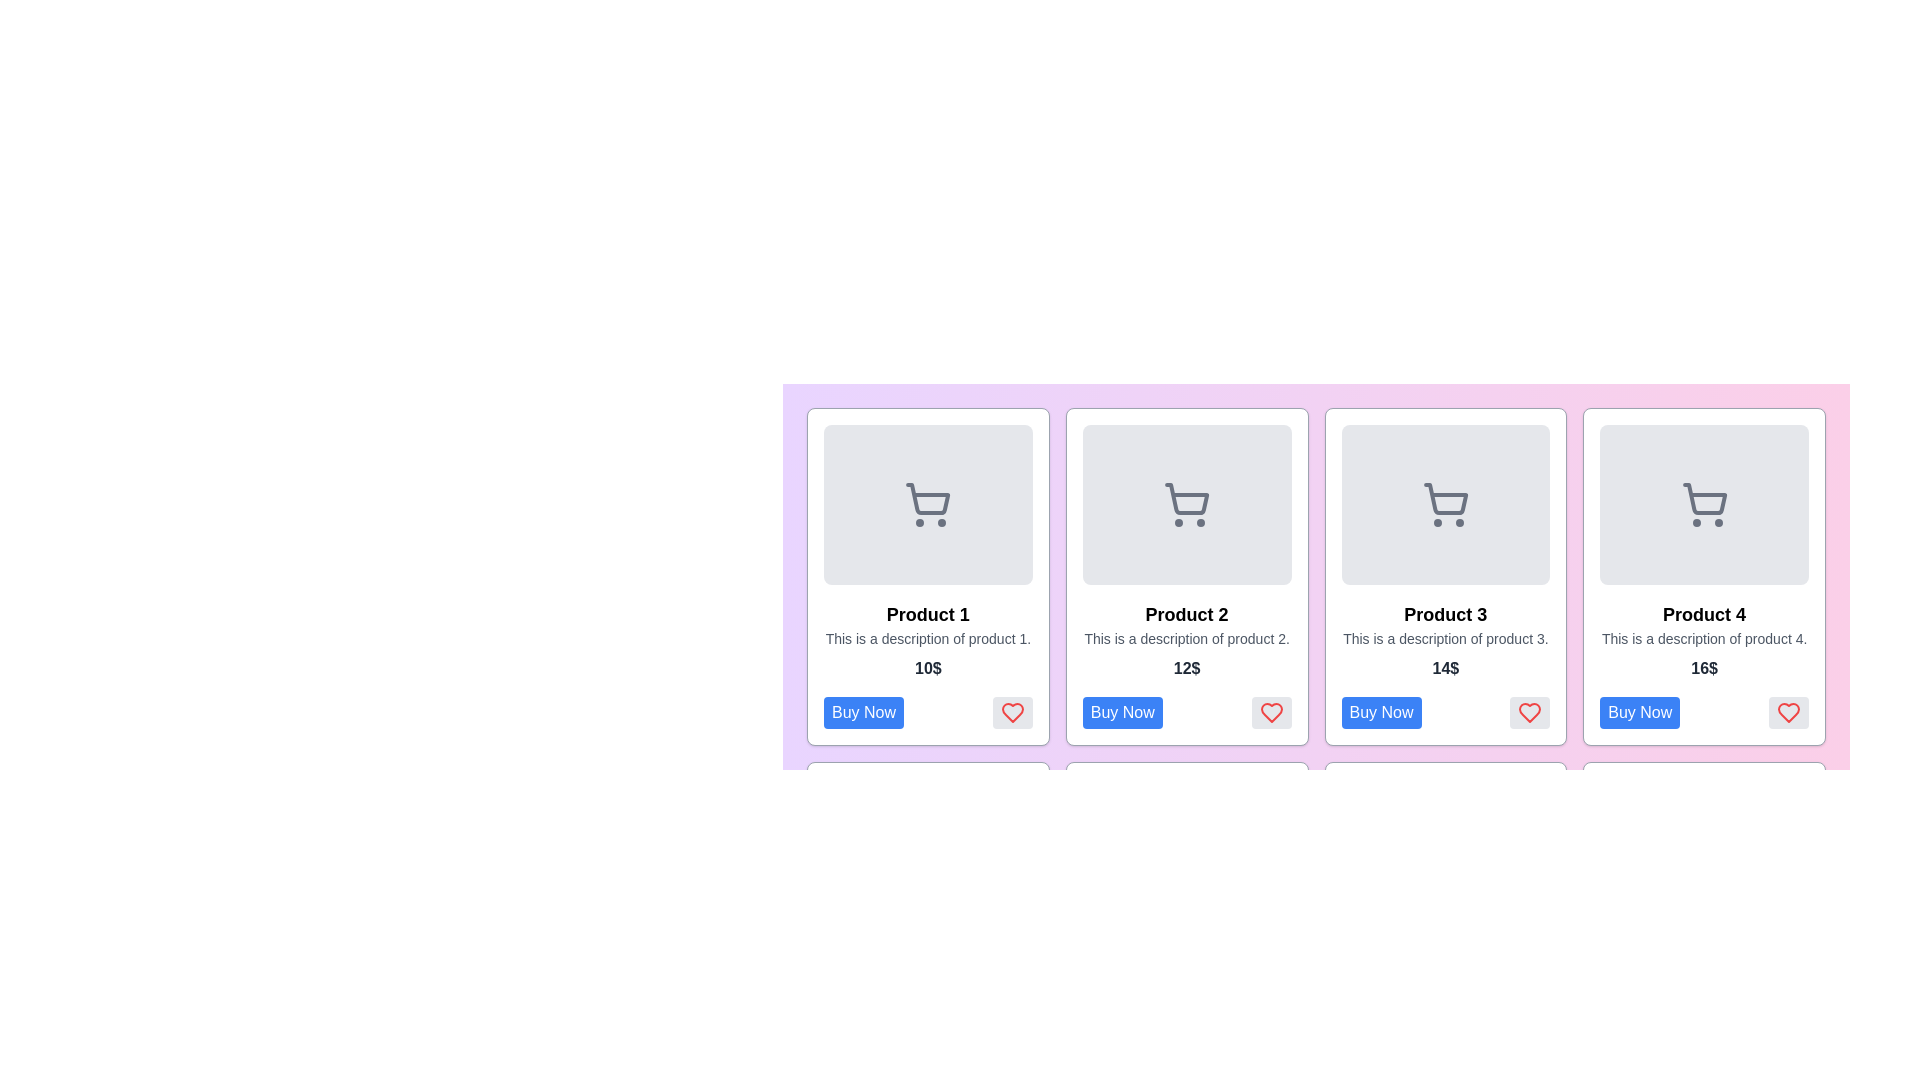  I want to click on the title text of 'Product 3' located in the third product card, so click(1445, 613).